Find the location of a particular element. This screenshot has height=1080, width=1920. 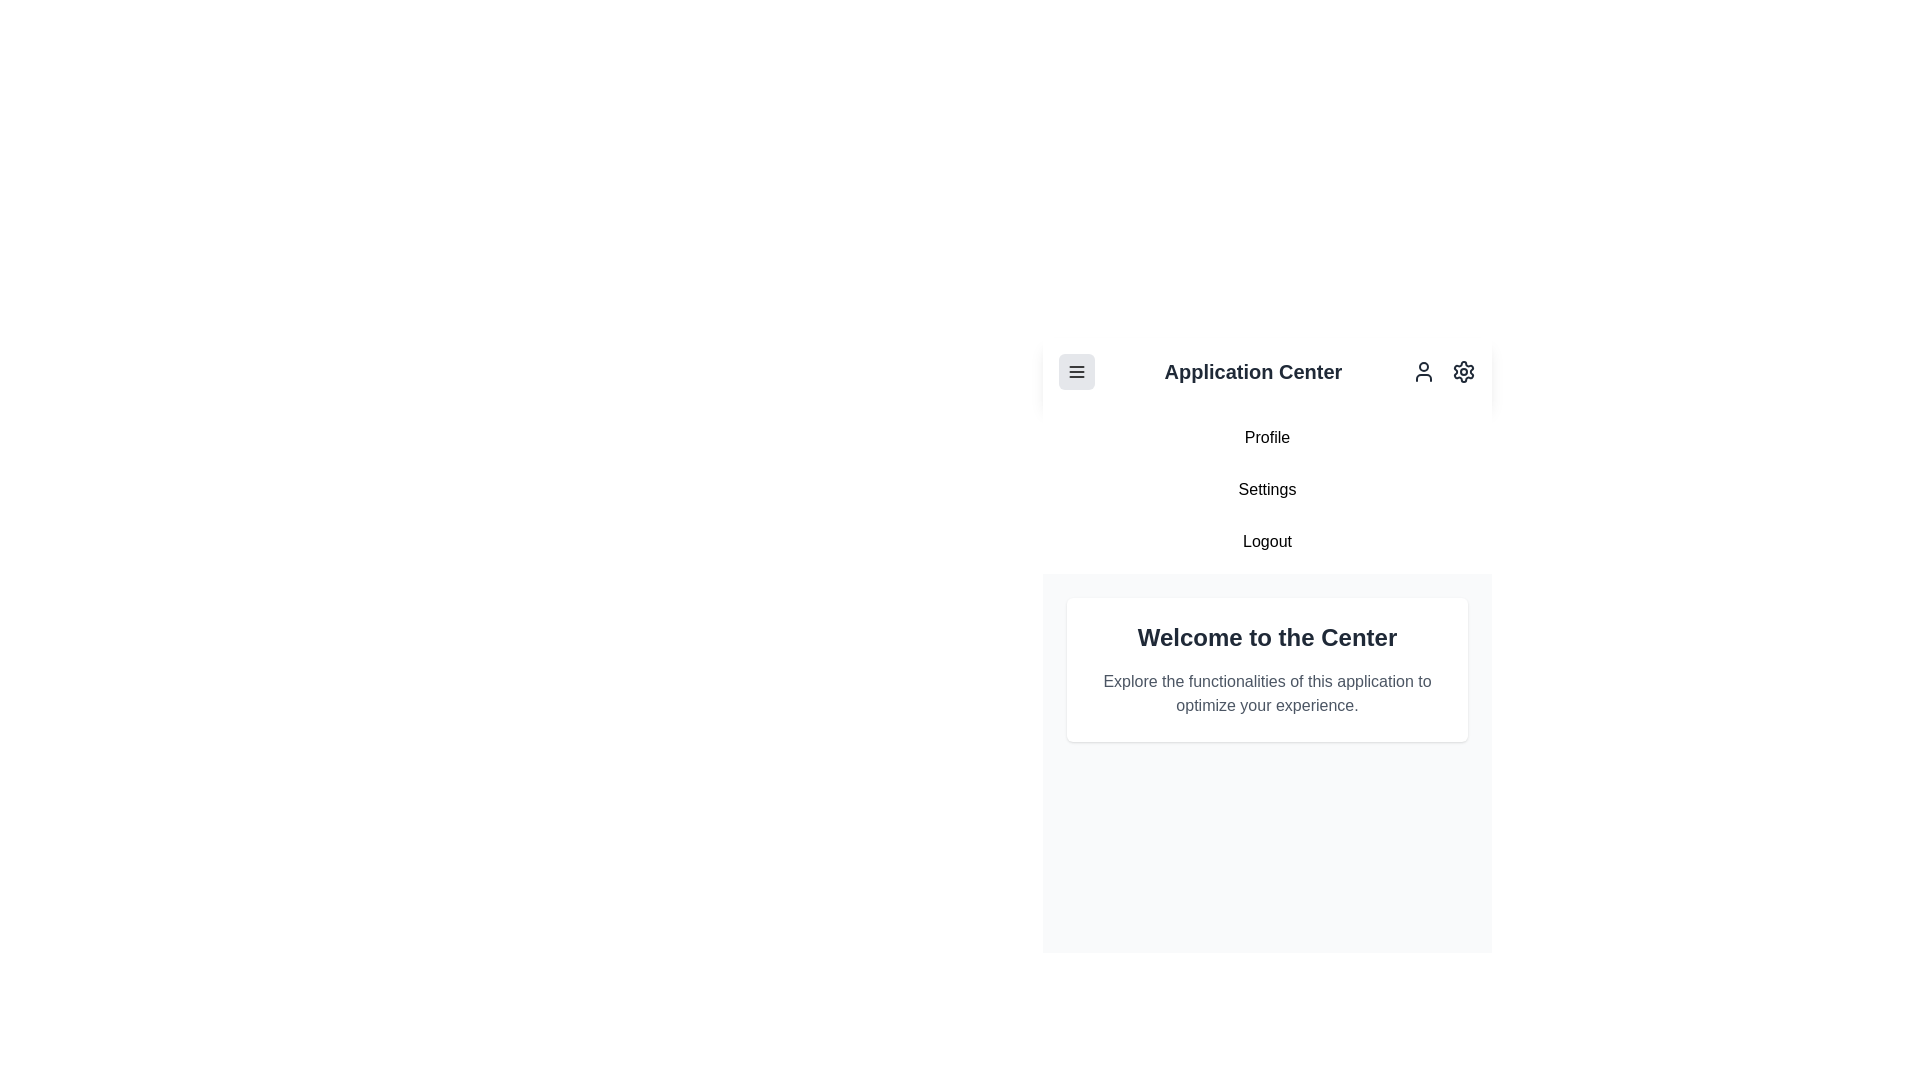

the menu toggle button to toggle the navigation menu visibility is located at coordinates (1075, 371).